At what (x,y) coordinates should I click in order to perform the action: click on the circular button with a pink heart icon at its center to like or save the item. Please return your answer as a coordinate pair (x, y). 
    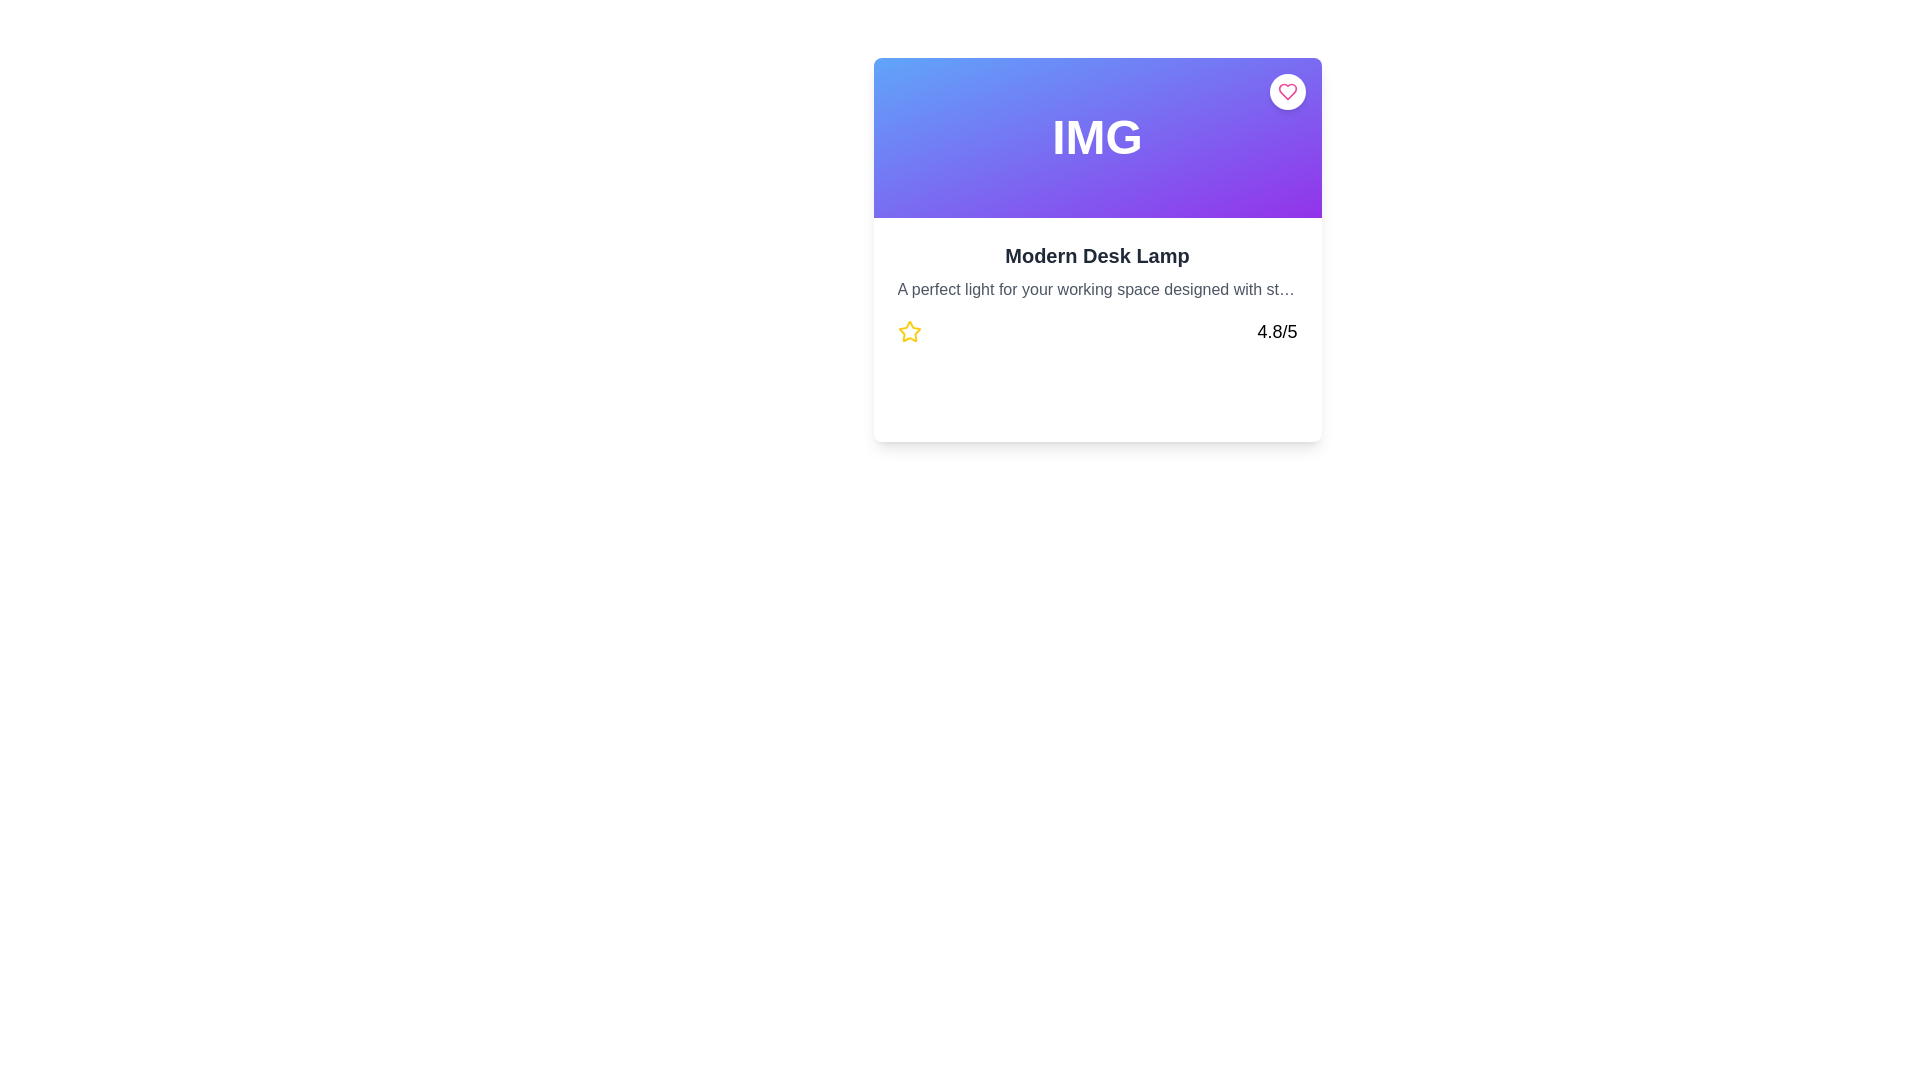
    Looking at the image, I should click on (1287, 92).